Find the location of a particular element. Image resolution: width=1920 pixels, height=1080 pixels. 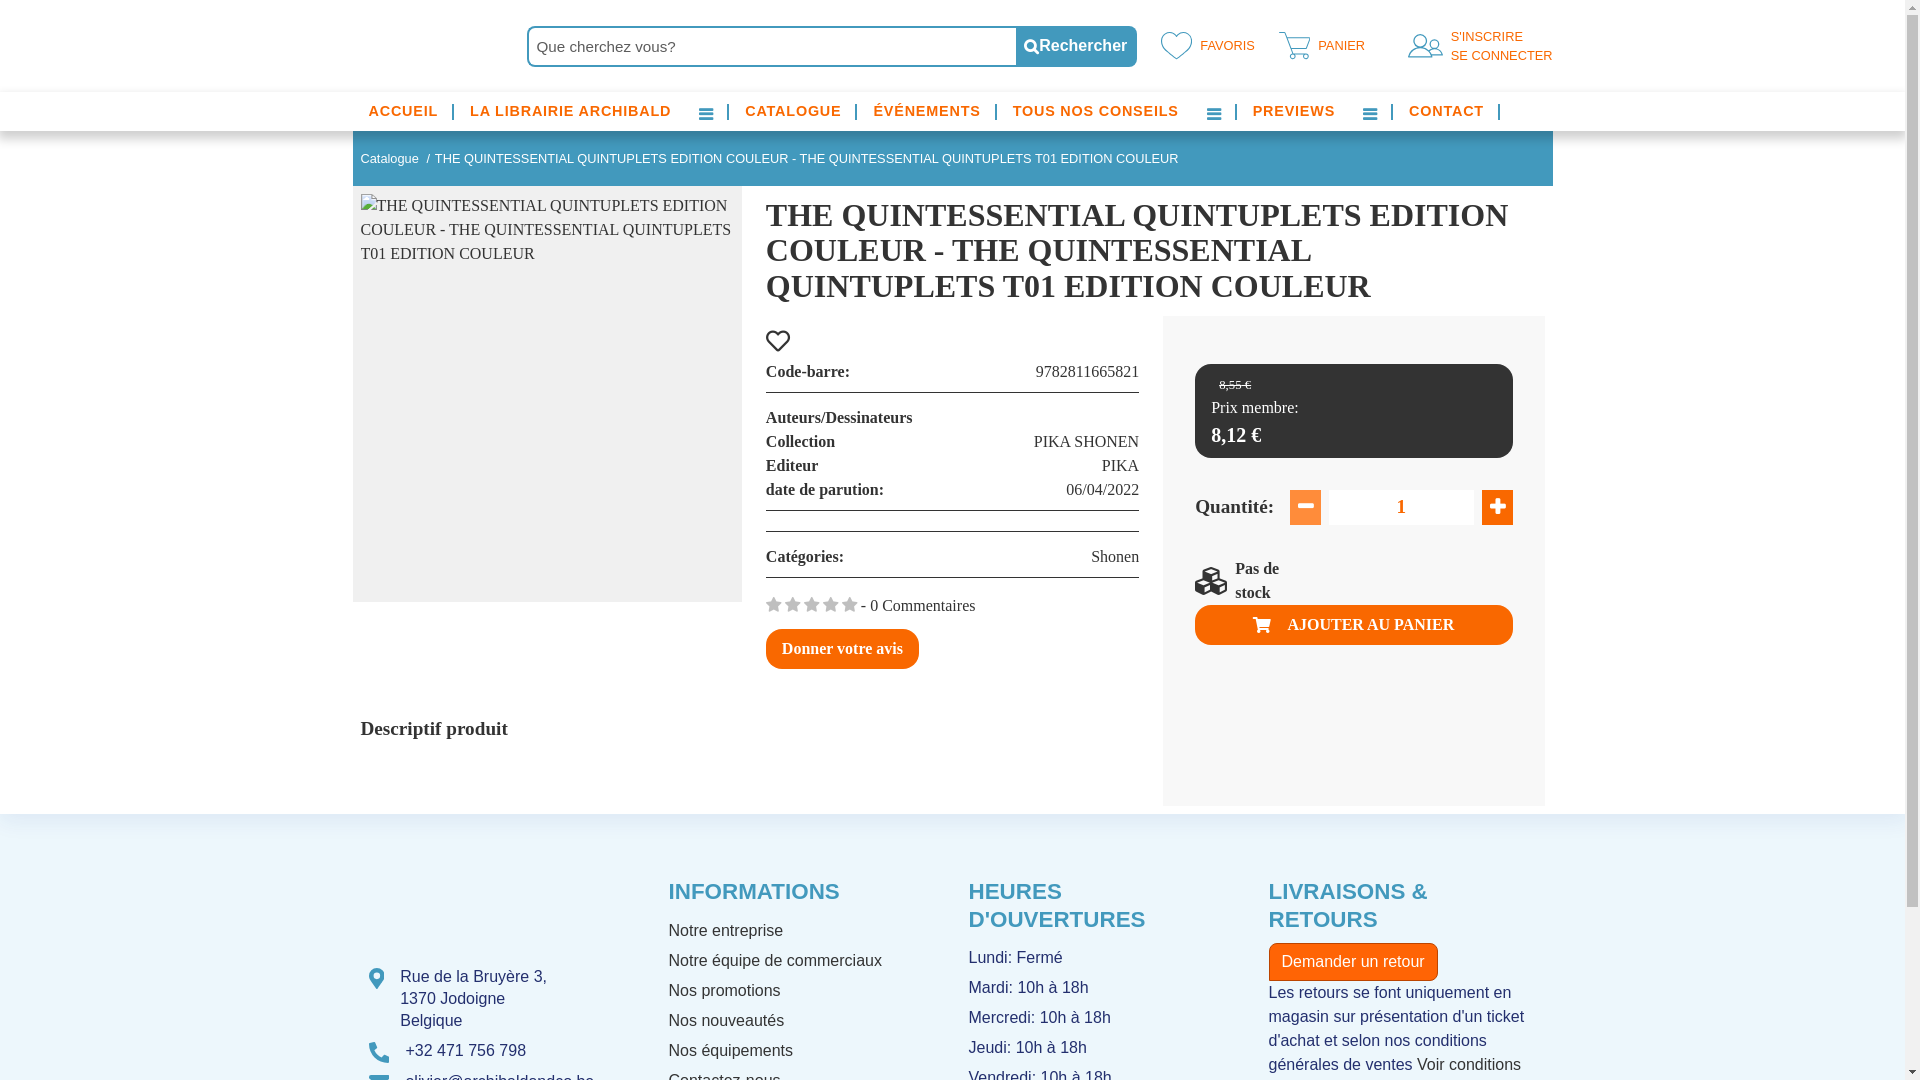

'Add to Wishlist' is located at coordinates (765, 341).